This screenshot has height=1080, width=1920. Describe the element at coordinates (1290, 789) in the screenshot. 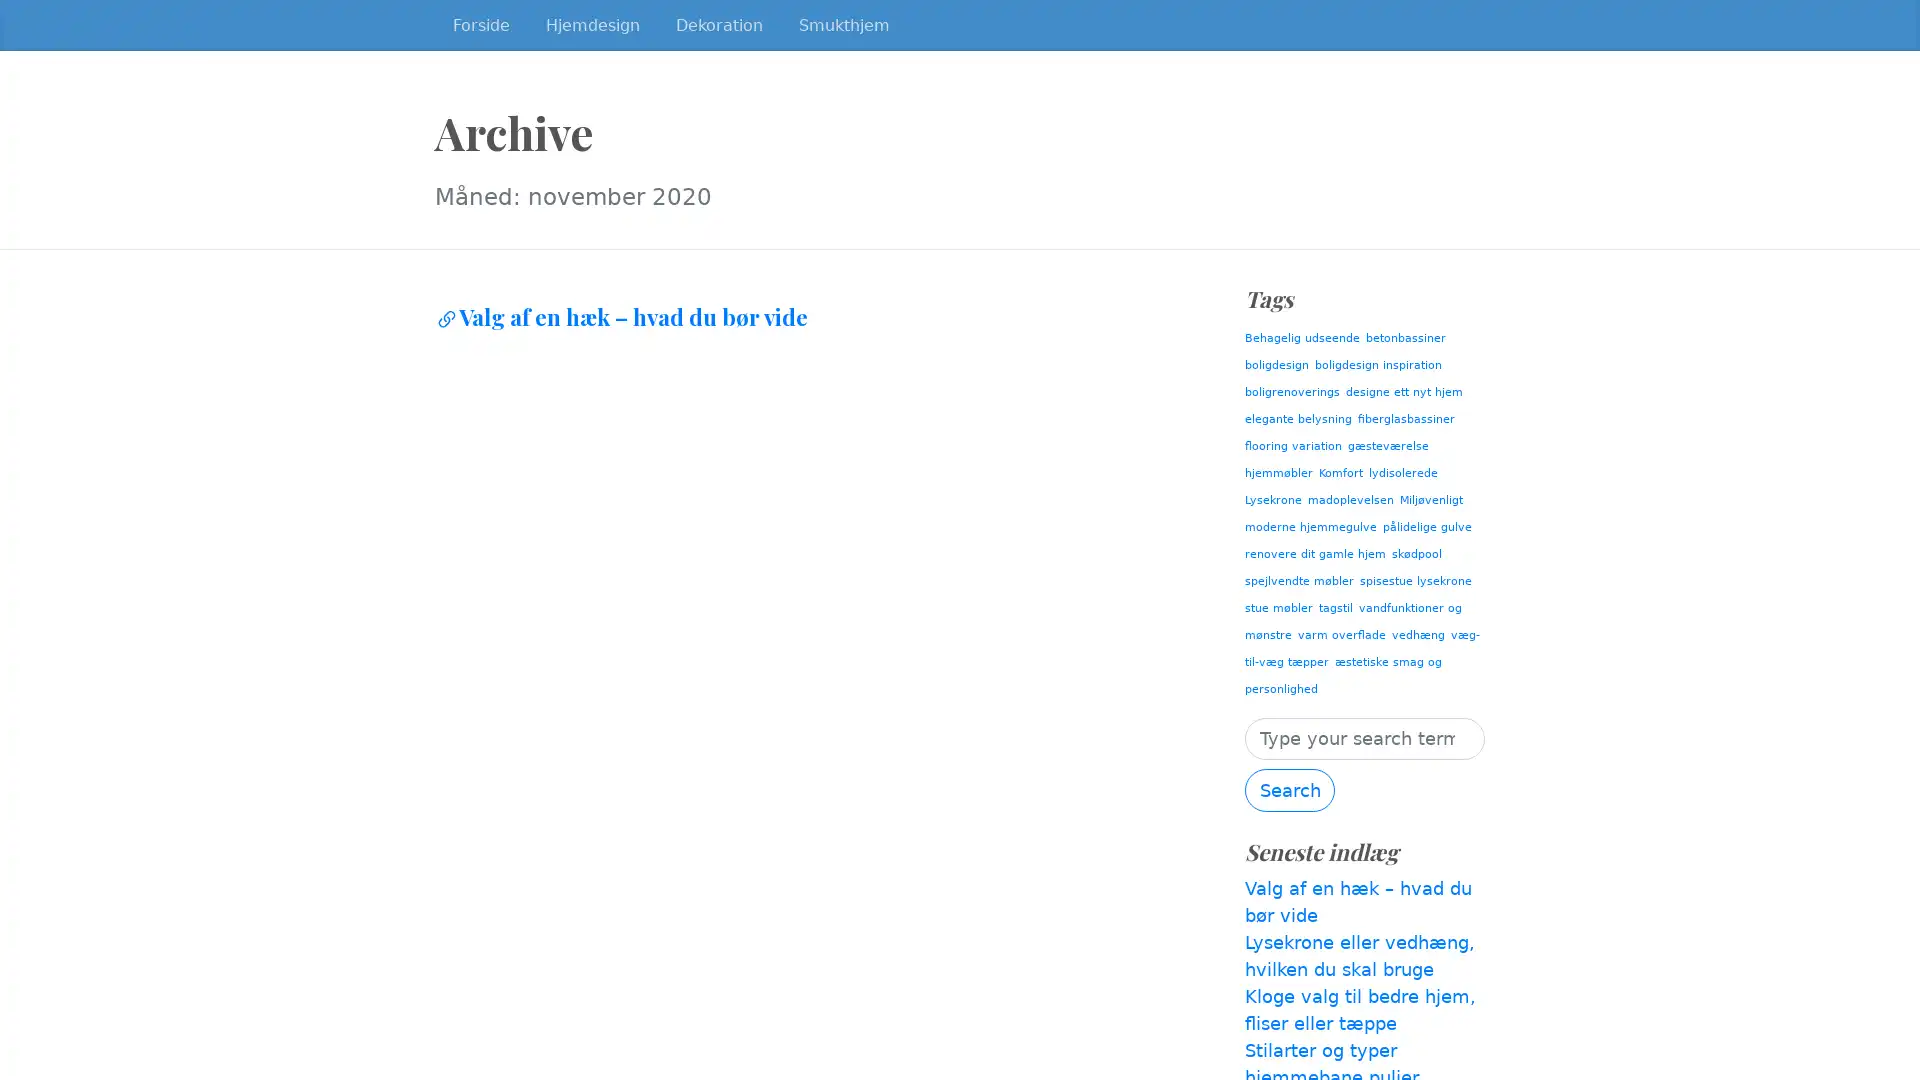

I see `Search` at that location.